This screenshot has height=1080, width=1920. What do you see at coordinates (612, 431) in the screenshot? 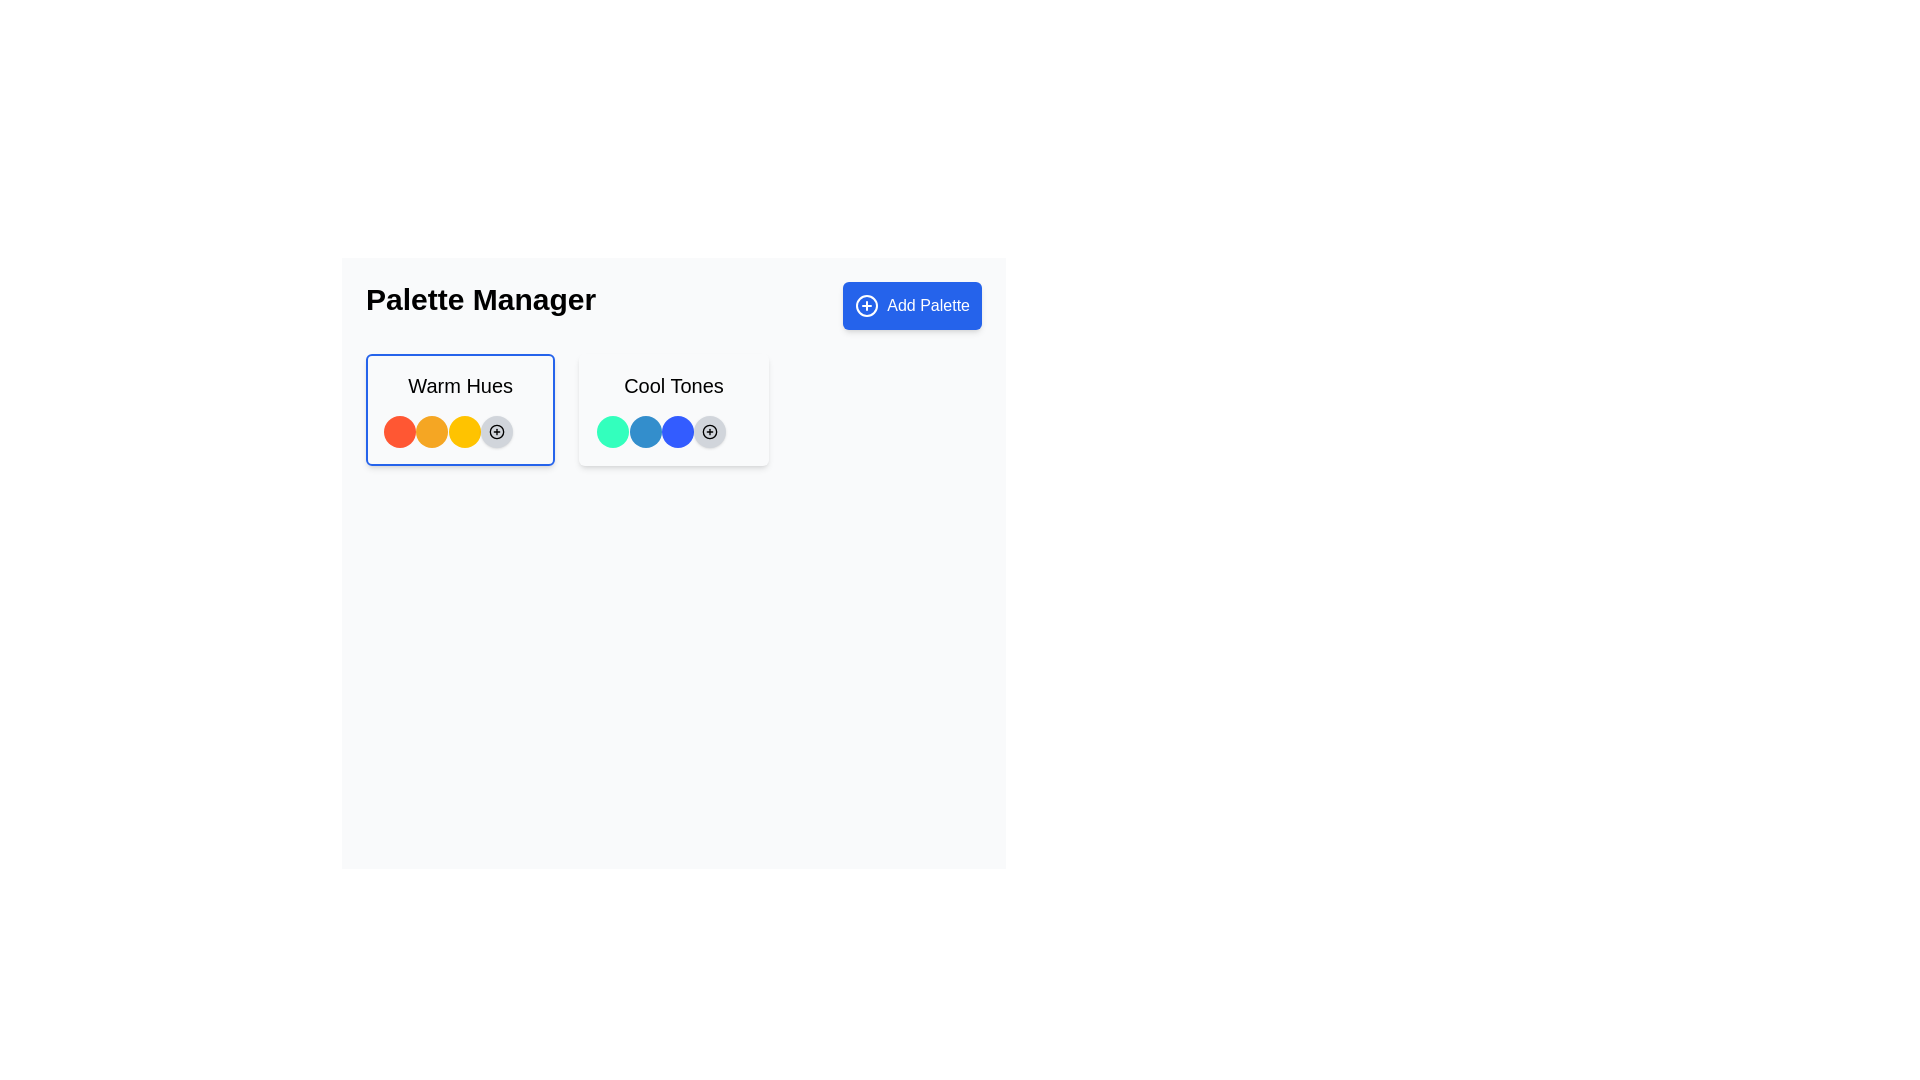
I see `the first green circular Color Indicator in the 'Cool Tones' palette` at bounding box center [612, 431].